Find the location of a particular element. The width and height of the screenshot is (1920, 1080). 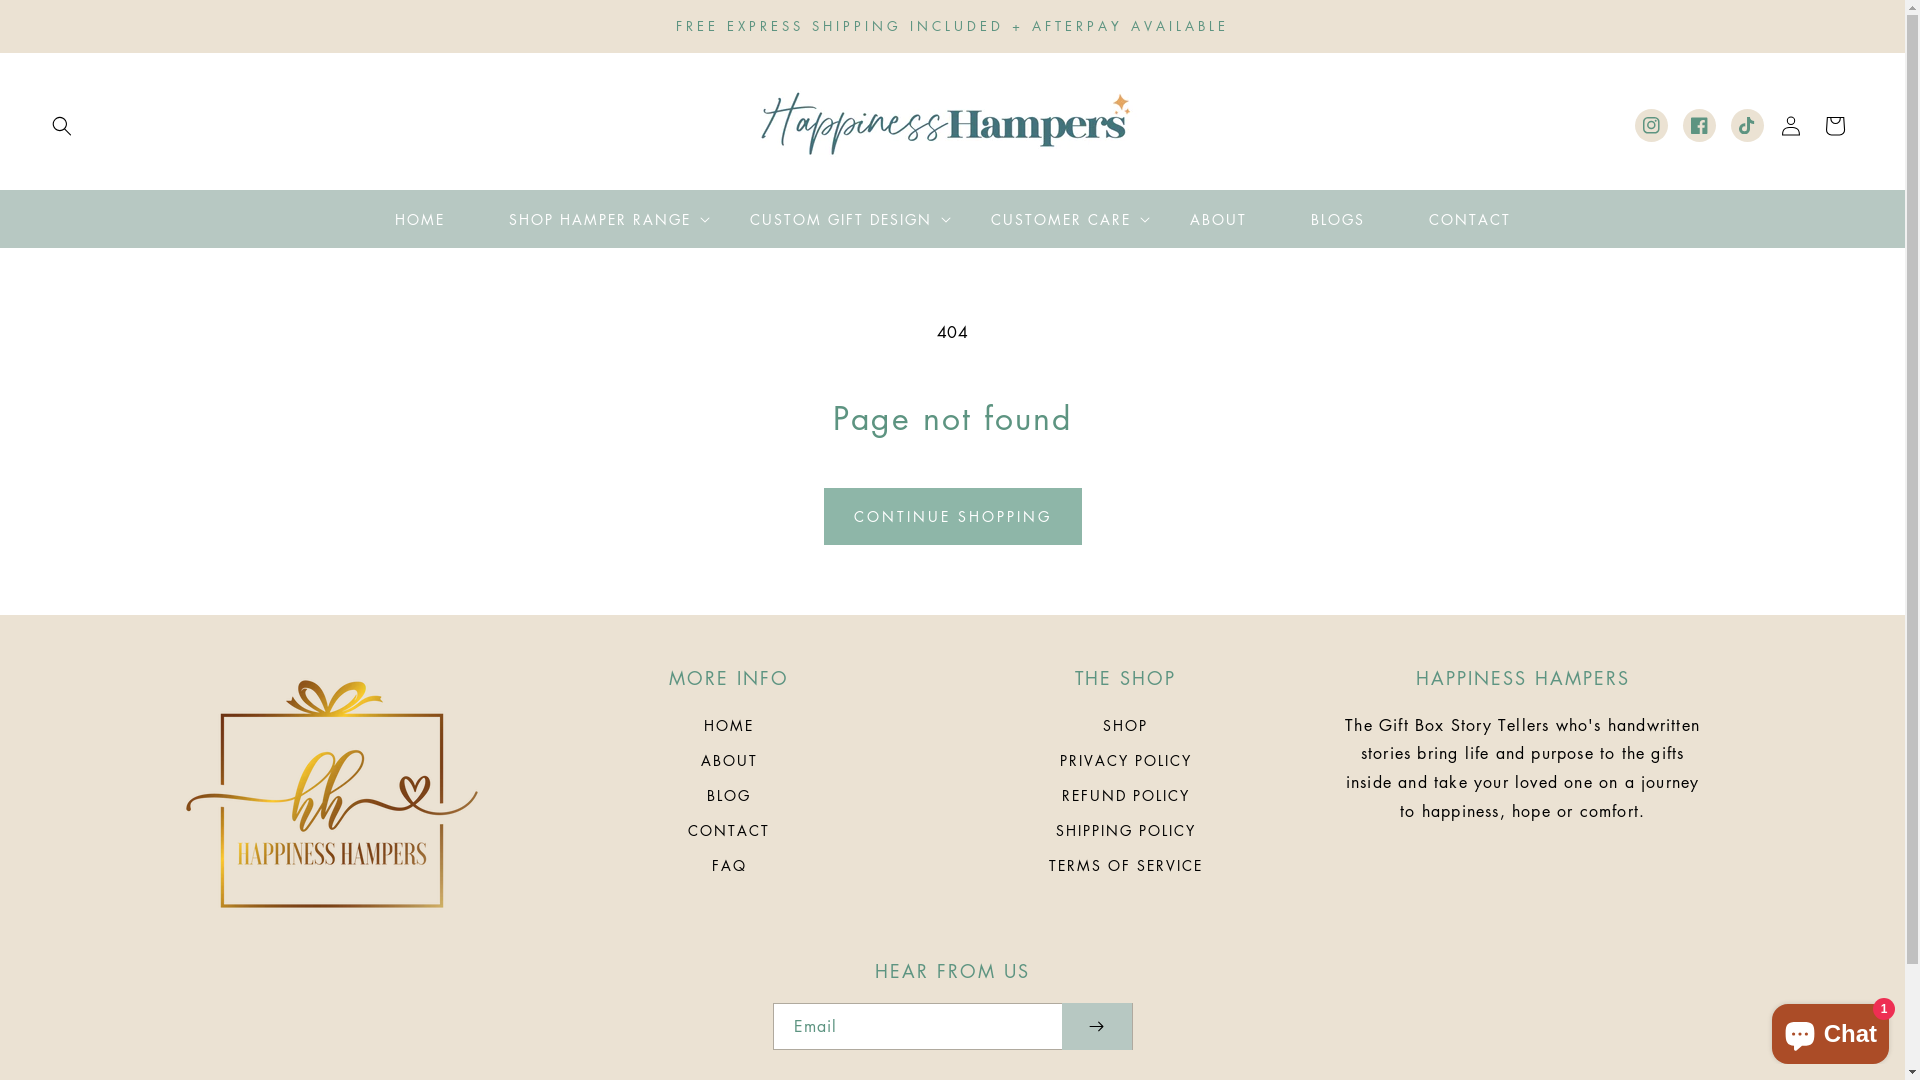

'CONTACT' is located at coordinates (728, 830).